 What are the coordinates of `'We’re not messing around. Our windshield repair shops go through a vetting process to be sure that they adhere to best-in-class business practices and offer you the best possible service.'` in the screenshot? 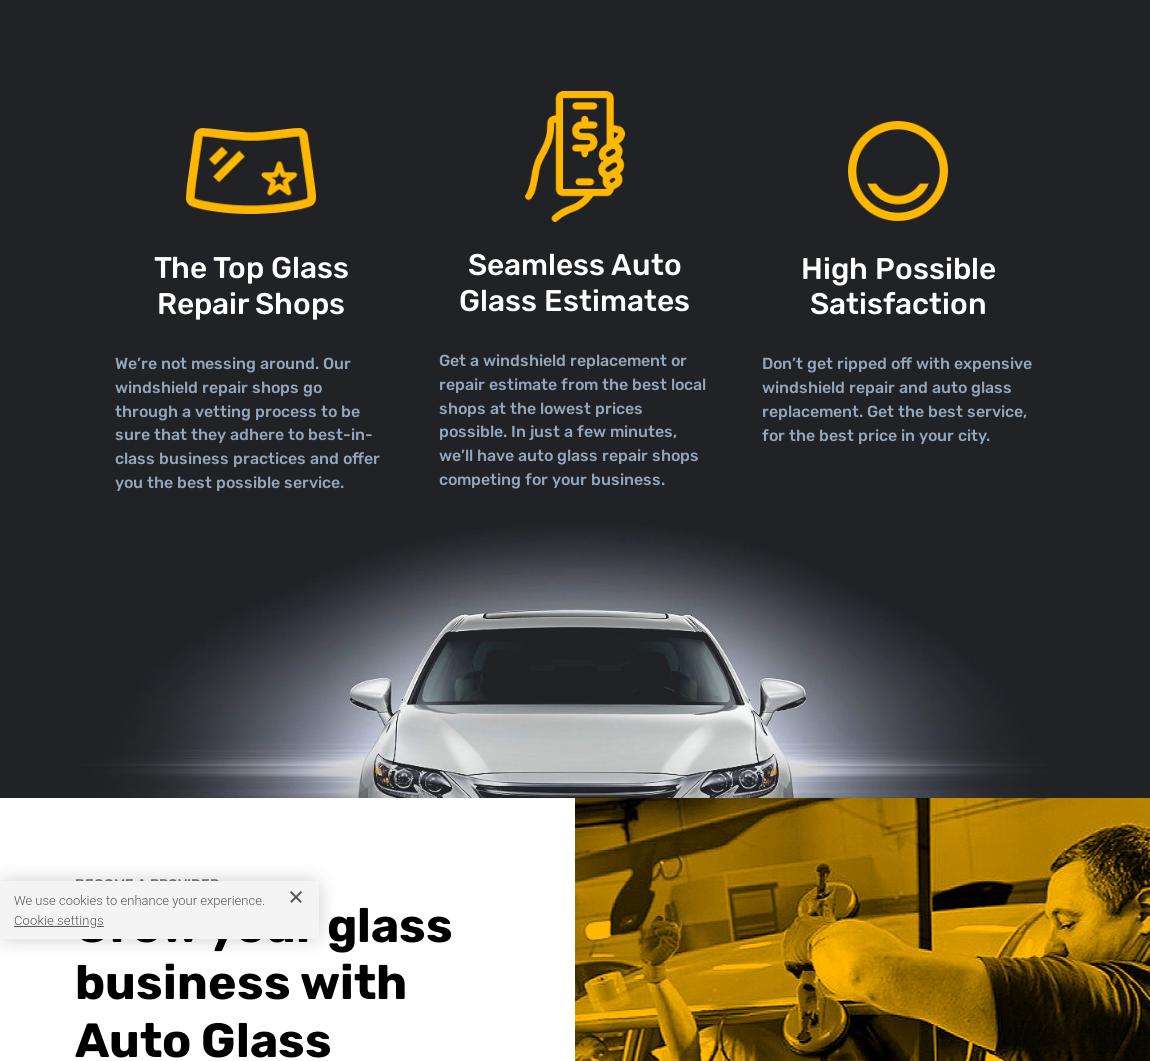 It's located at (246, 421).